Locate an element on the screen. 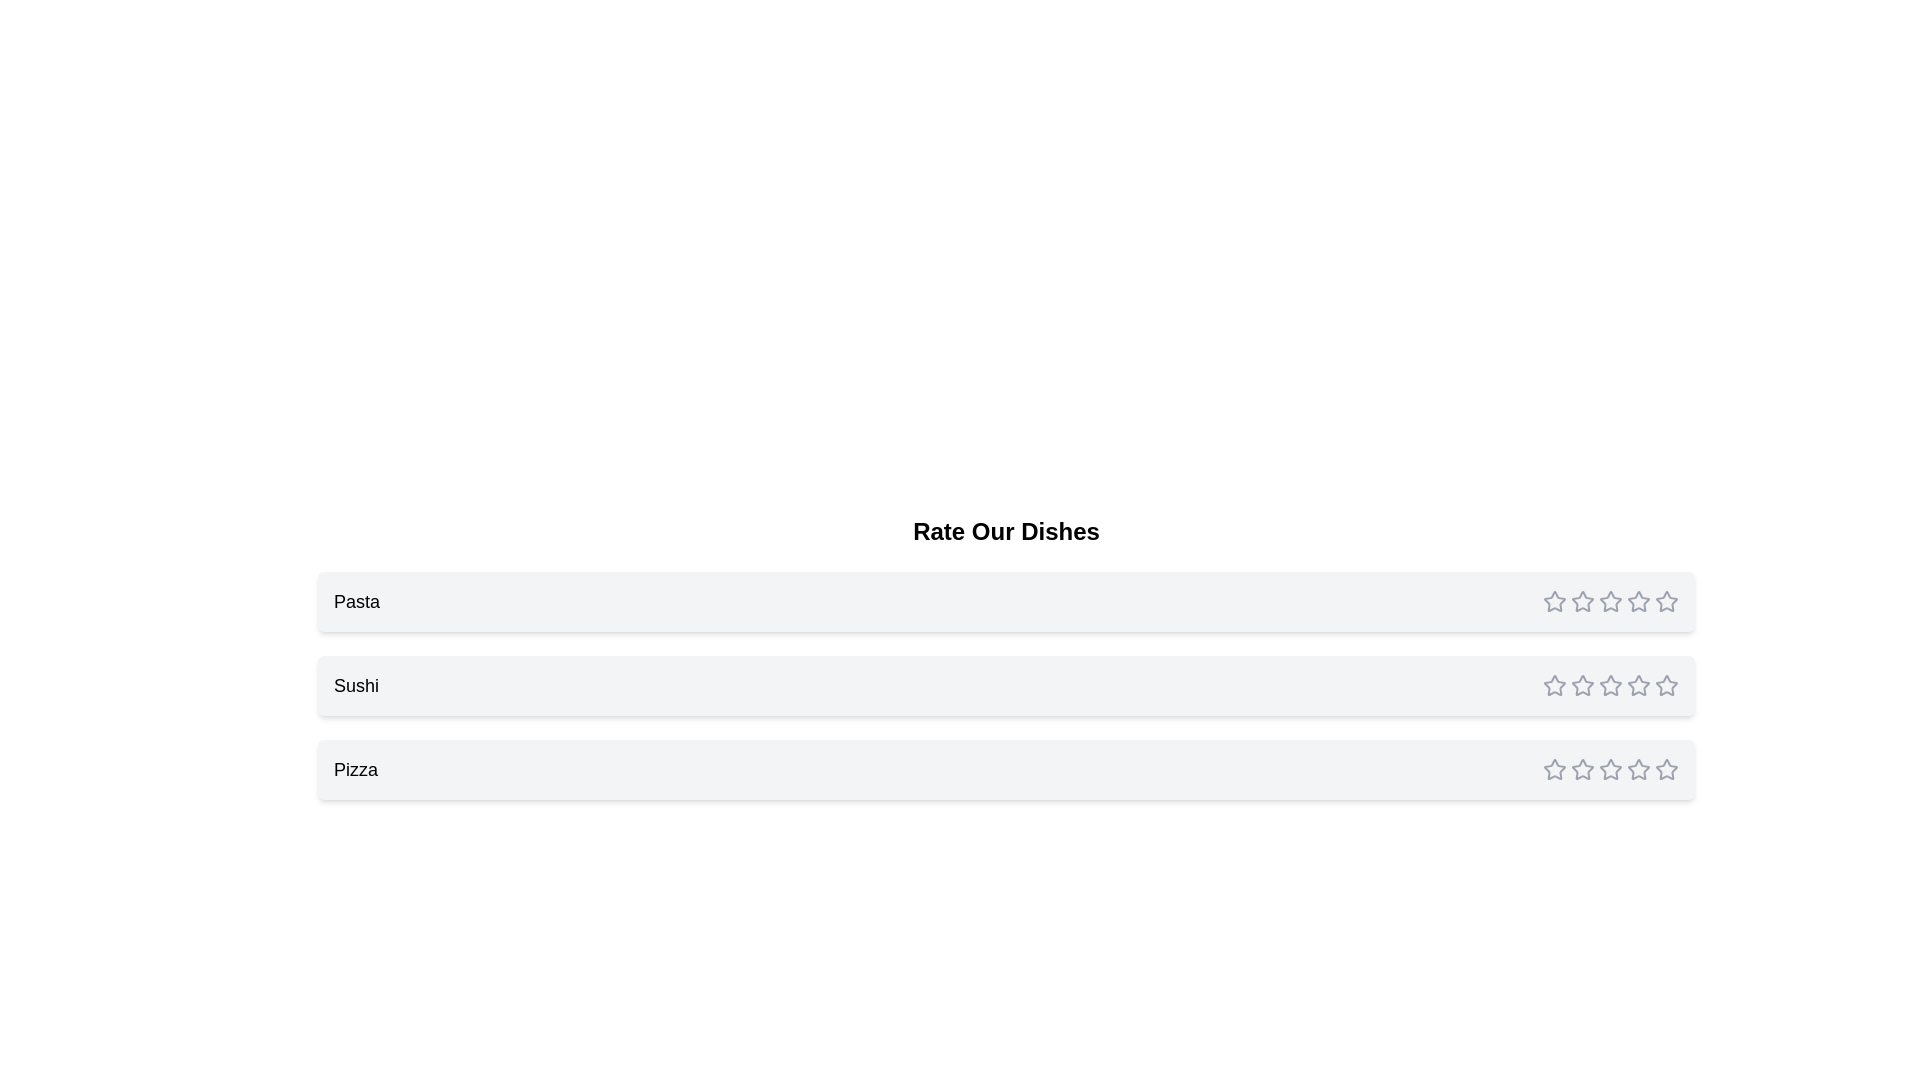 The image size is (1920, 1080). the fourth star icon in the rating system for 'Pizza' to indicate a four-star rating is located at coordinates (1637, 767).